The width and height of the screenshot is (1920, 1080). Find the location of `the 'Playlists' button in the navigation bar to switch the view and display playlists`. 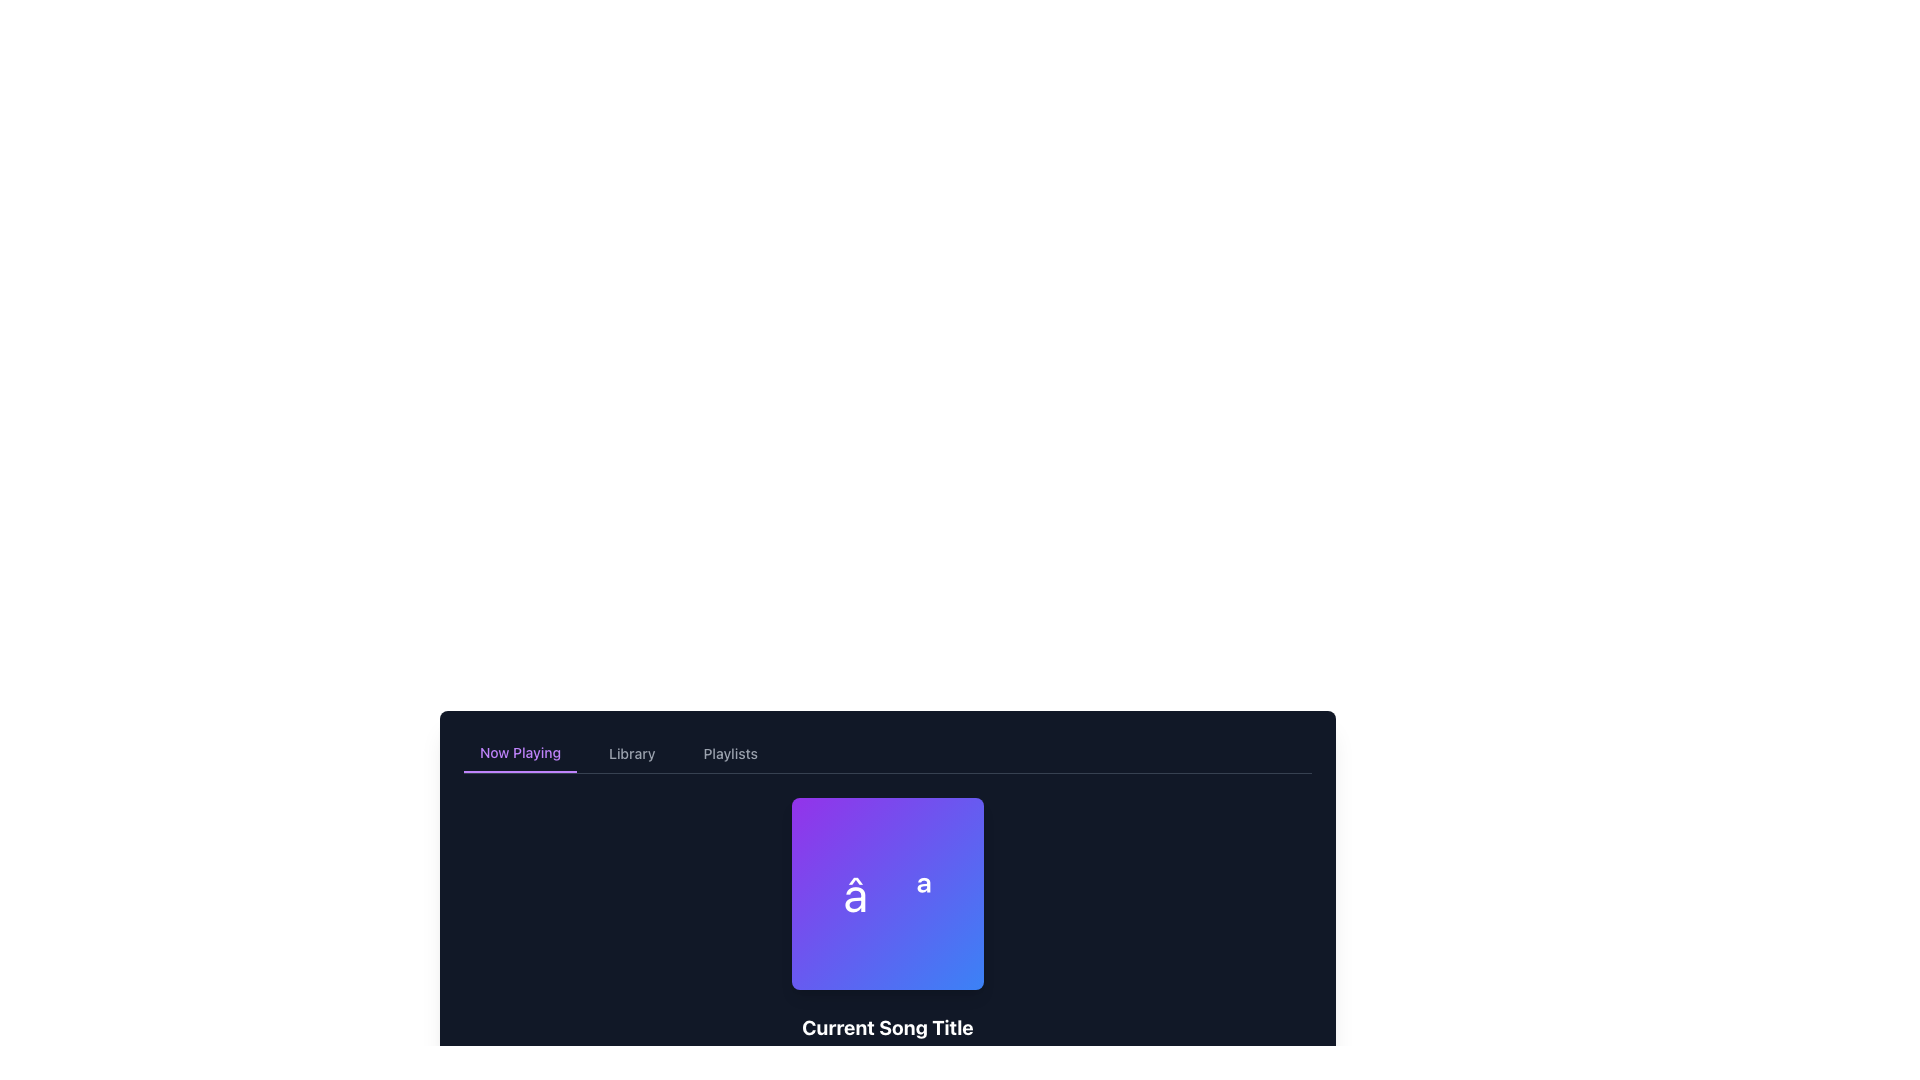

the 'Playlists' button in the navigation bar to switch the view and display playlists is located at coordinates (729, 753).